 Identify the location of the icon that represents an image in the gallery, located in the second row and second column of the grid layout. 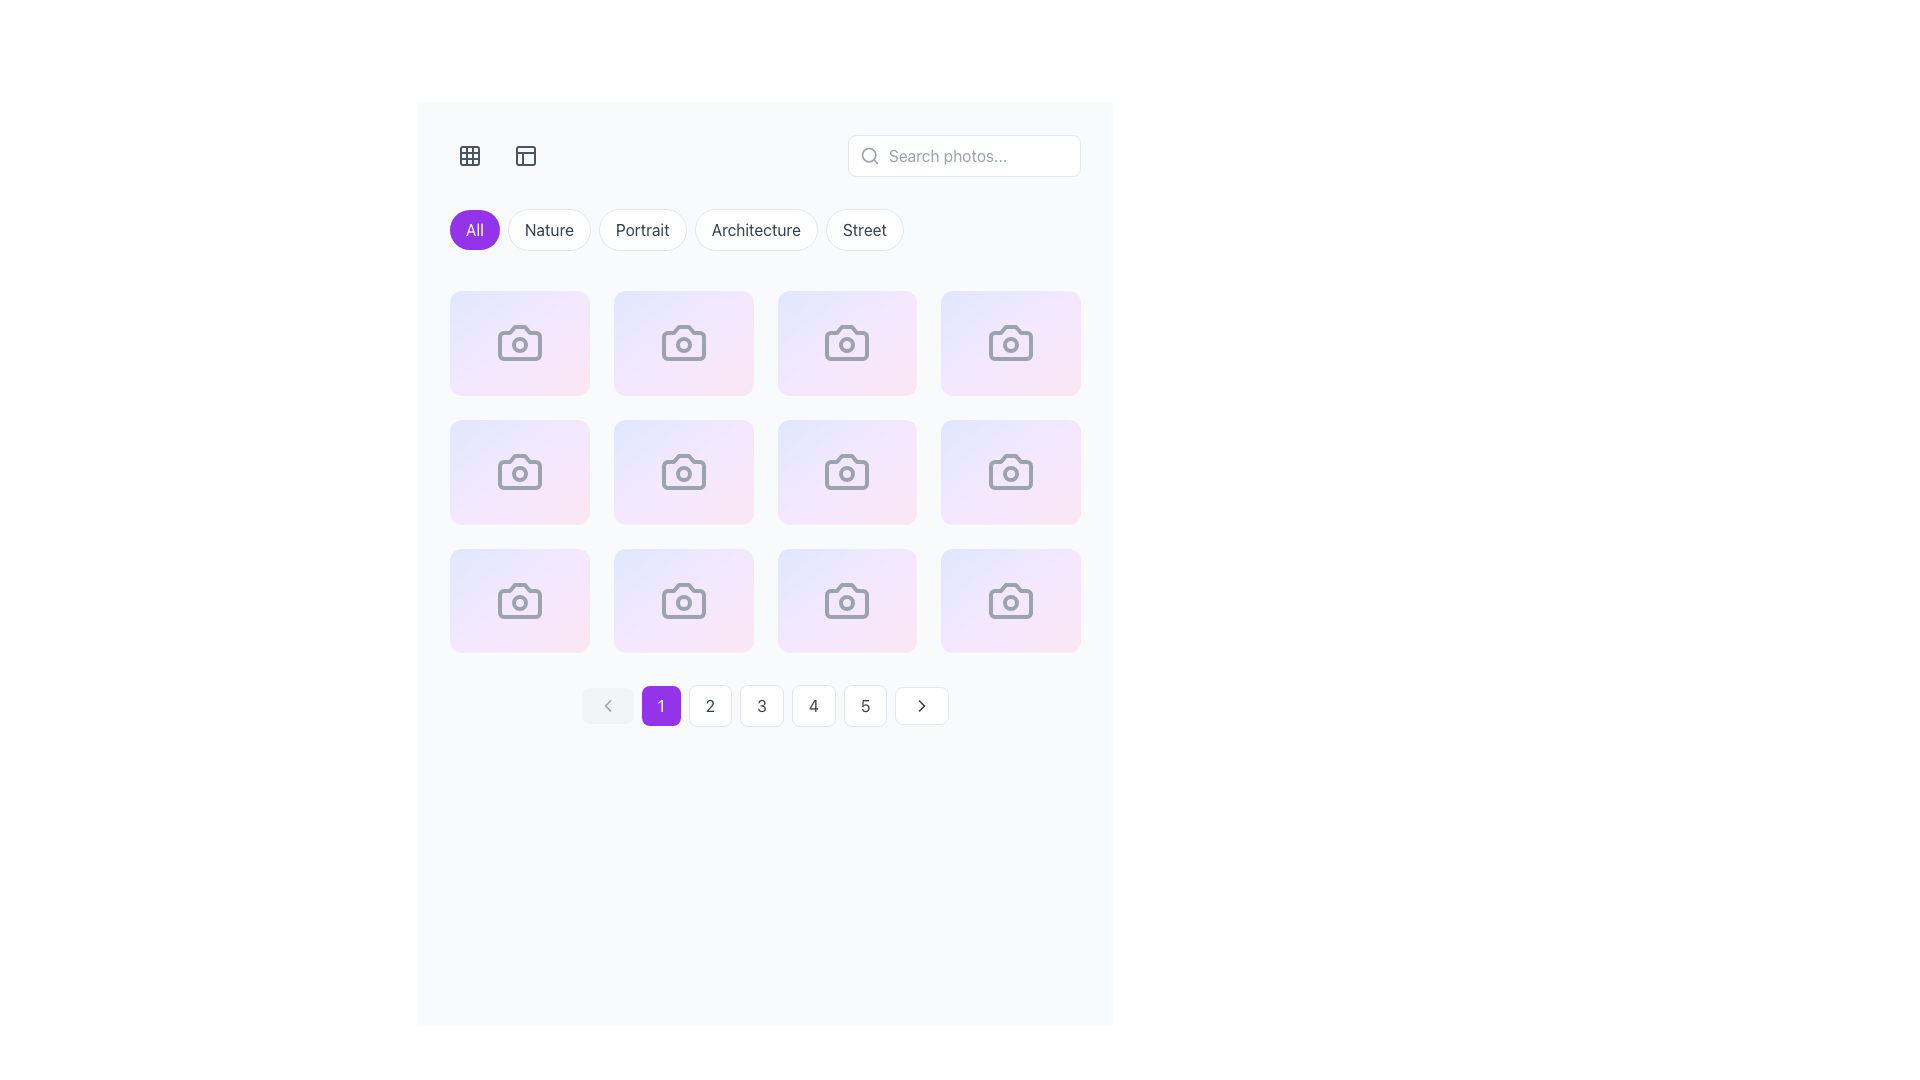
(847, 342).